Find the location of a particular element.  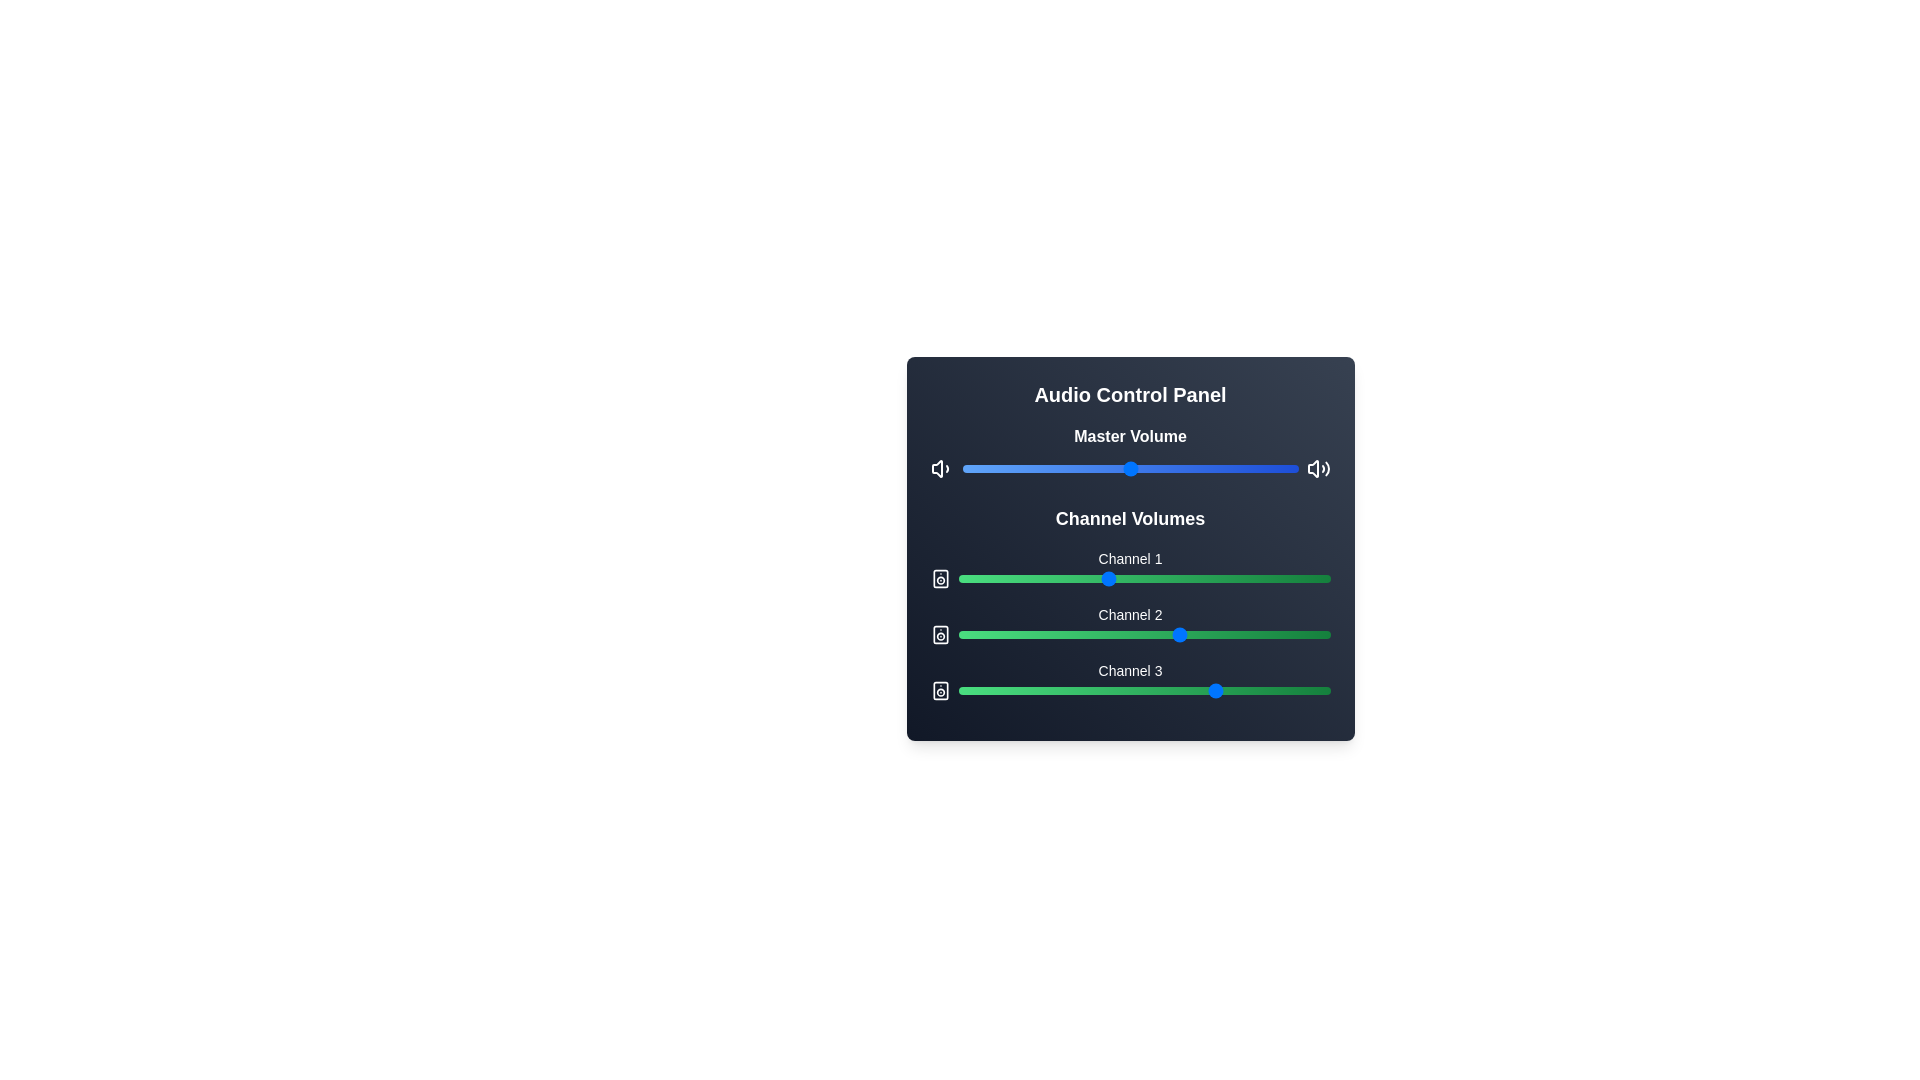

the master volume is located at coordinates (1052, 469).